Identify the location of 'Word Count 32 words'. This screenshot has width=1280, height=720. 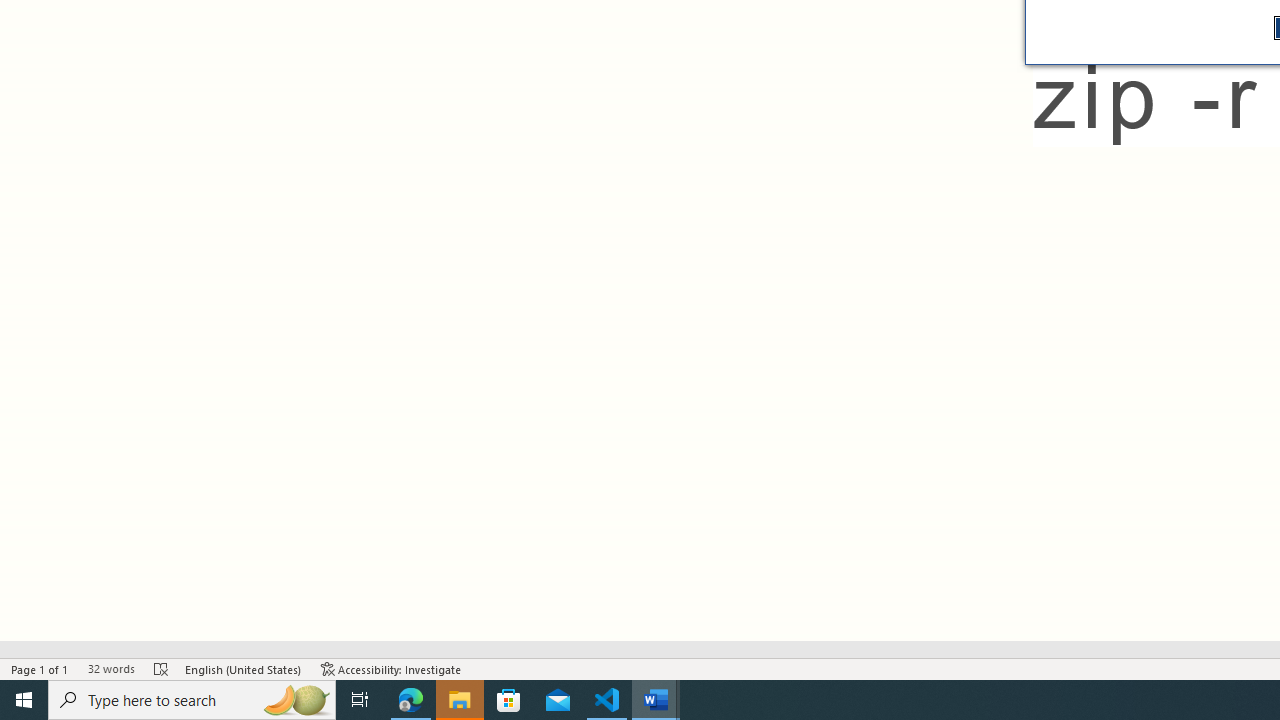
(110, 669).